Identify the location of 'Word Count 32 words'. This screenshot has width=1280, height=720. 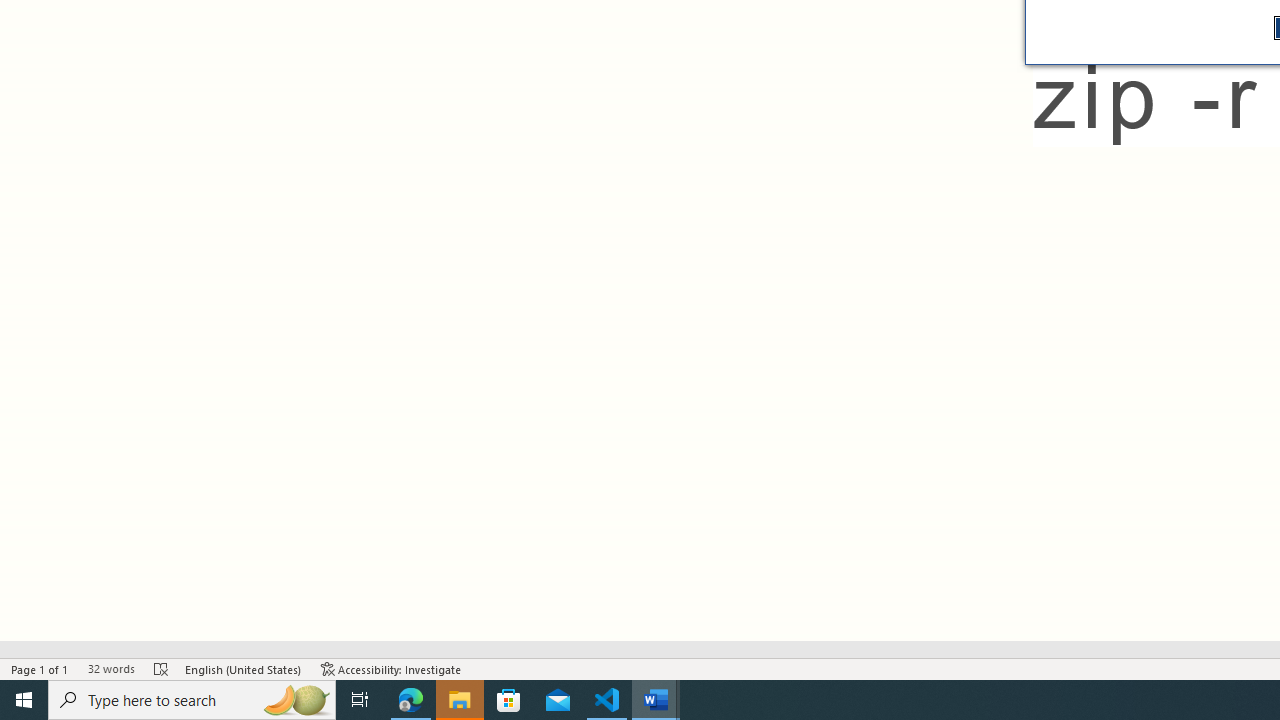
(110, 669).